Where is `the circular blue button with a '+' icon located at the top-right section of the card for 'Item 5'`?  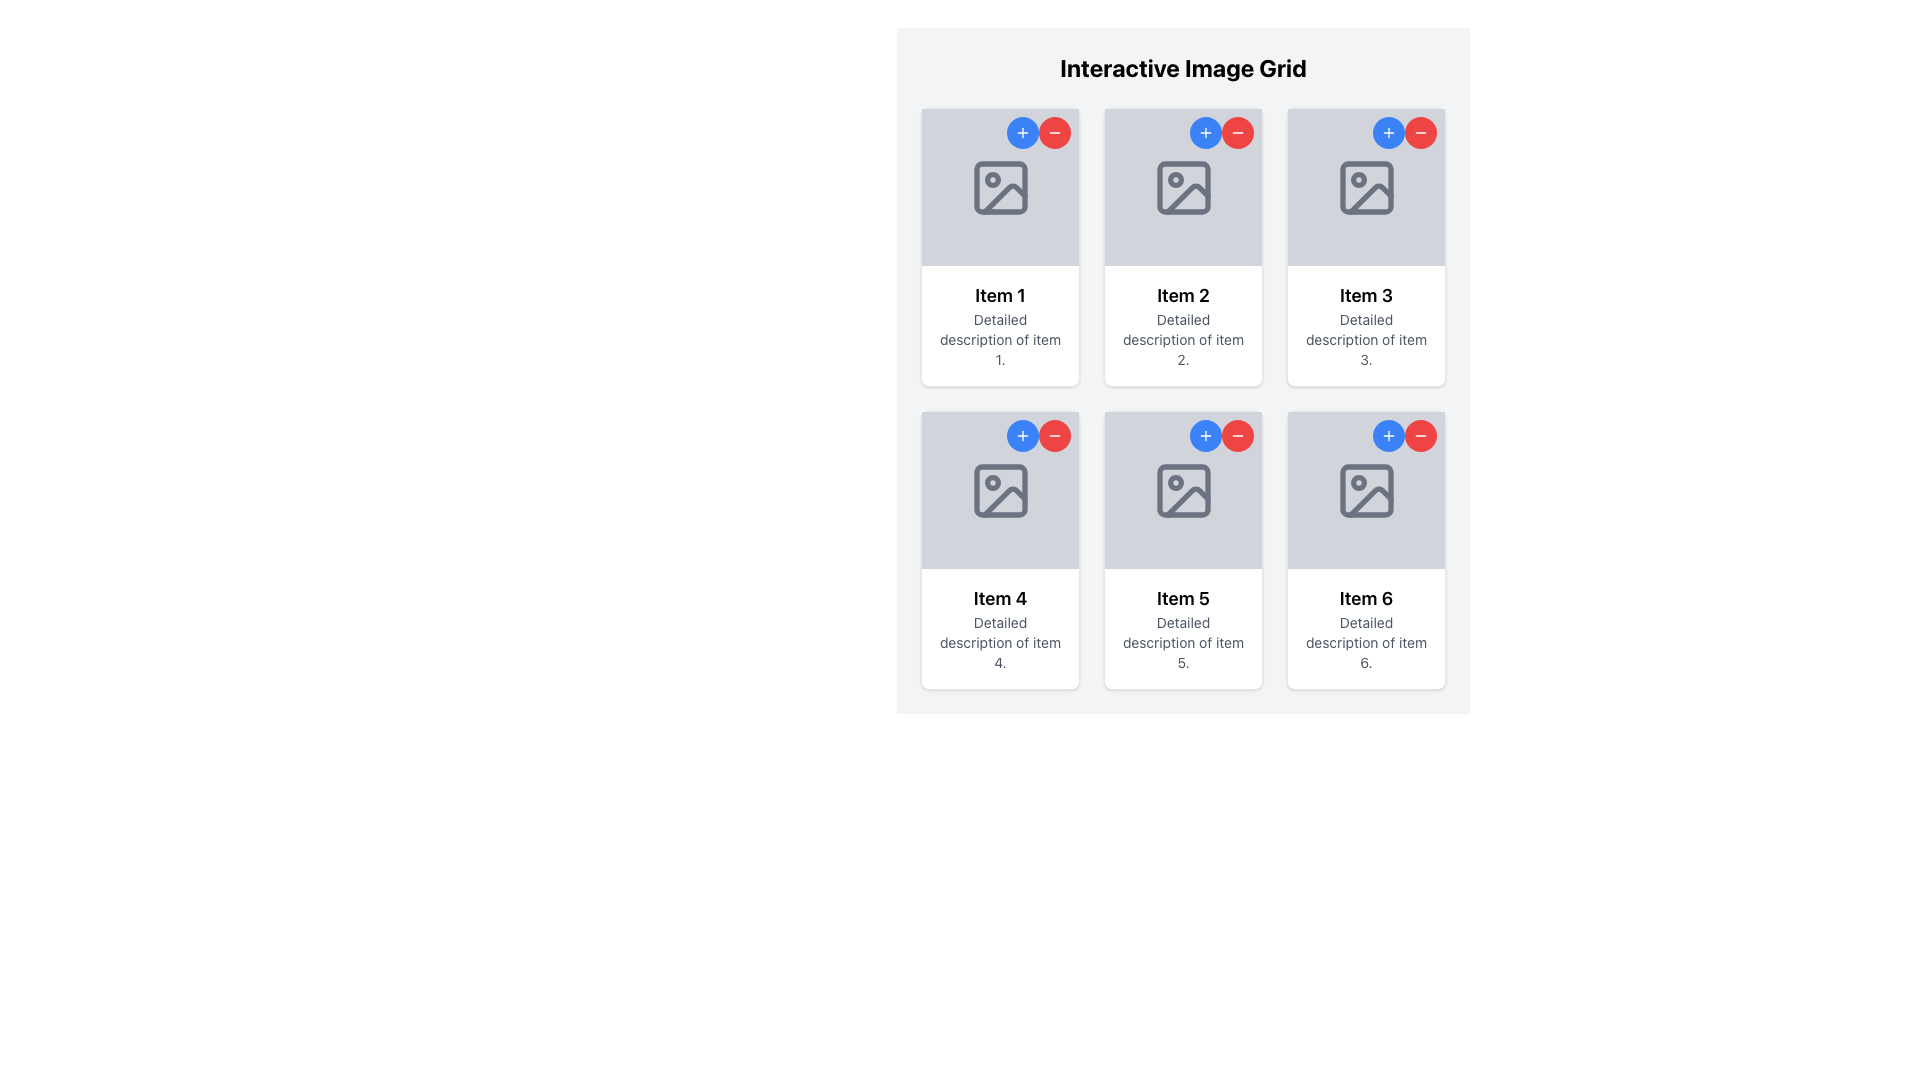 the circular blue button with a '+' icon located at the top-right section of the card for 'Item 5' is located at coordinates (1204, 434).